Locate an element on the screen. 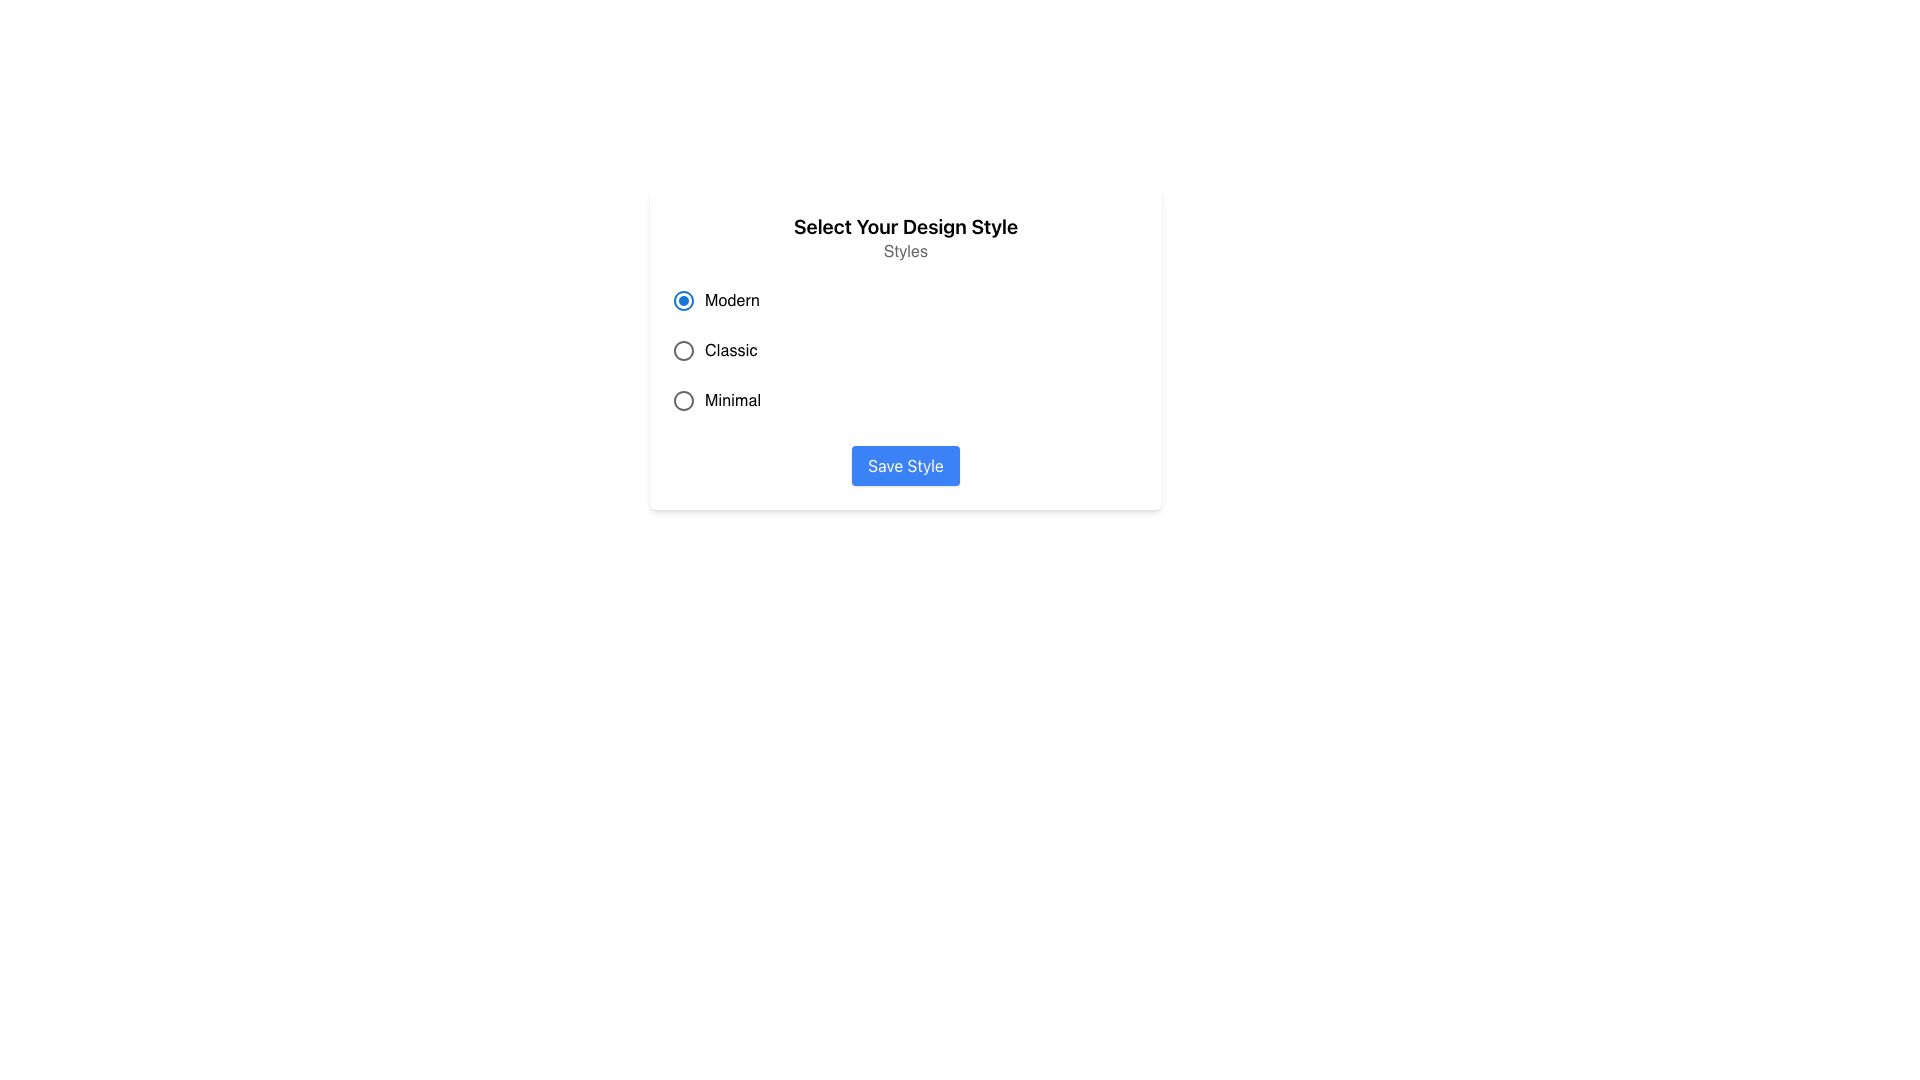 The height and width of the screenshot is (1080, 1920). the radio button labeled 'Classic' is located at coordinates (891, 350).